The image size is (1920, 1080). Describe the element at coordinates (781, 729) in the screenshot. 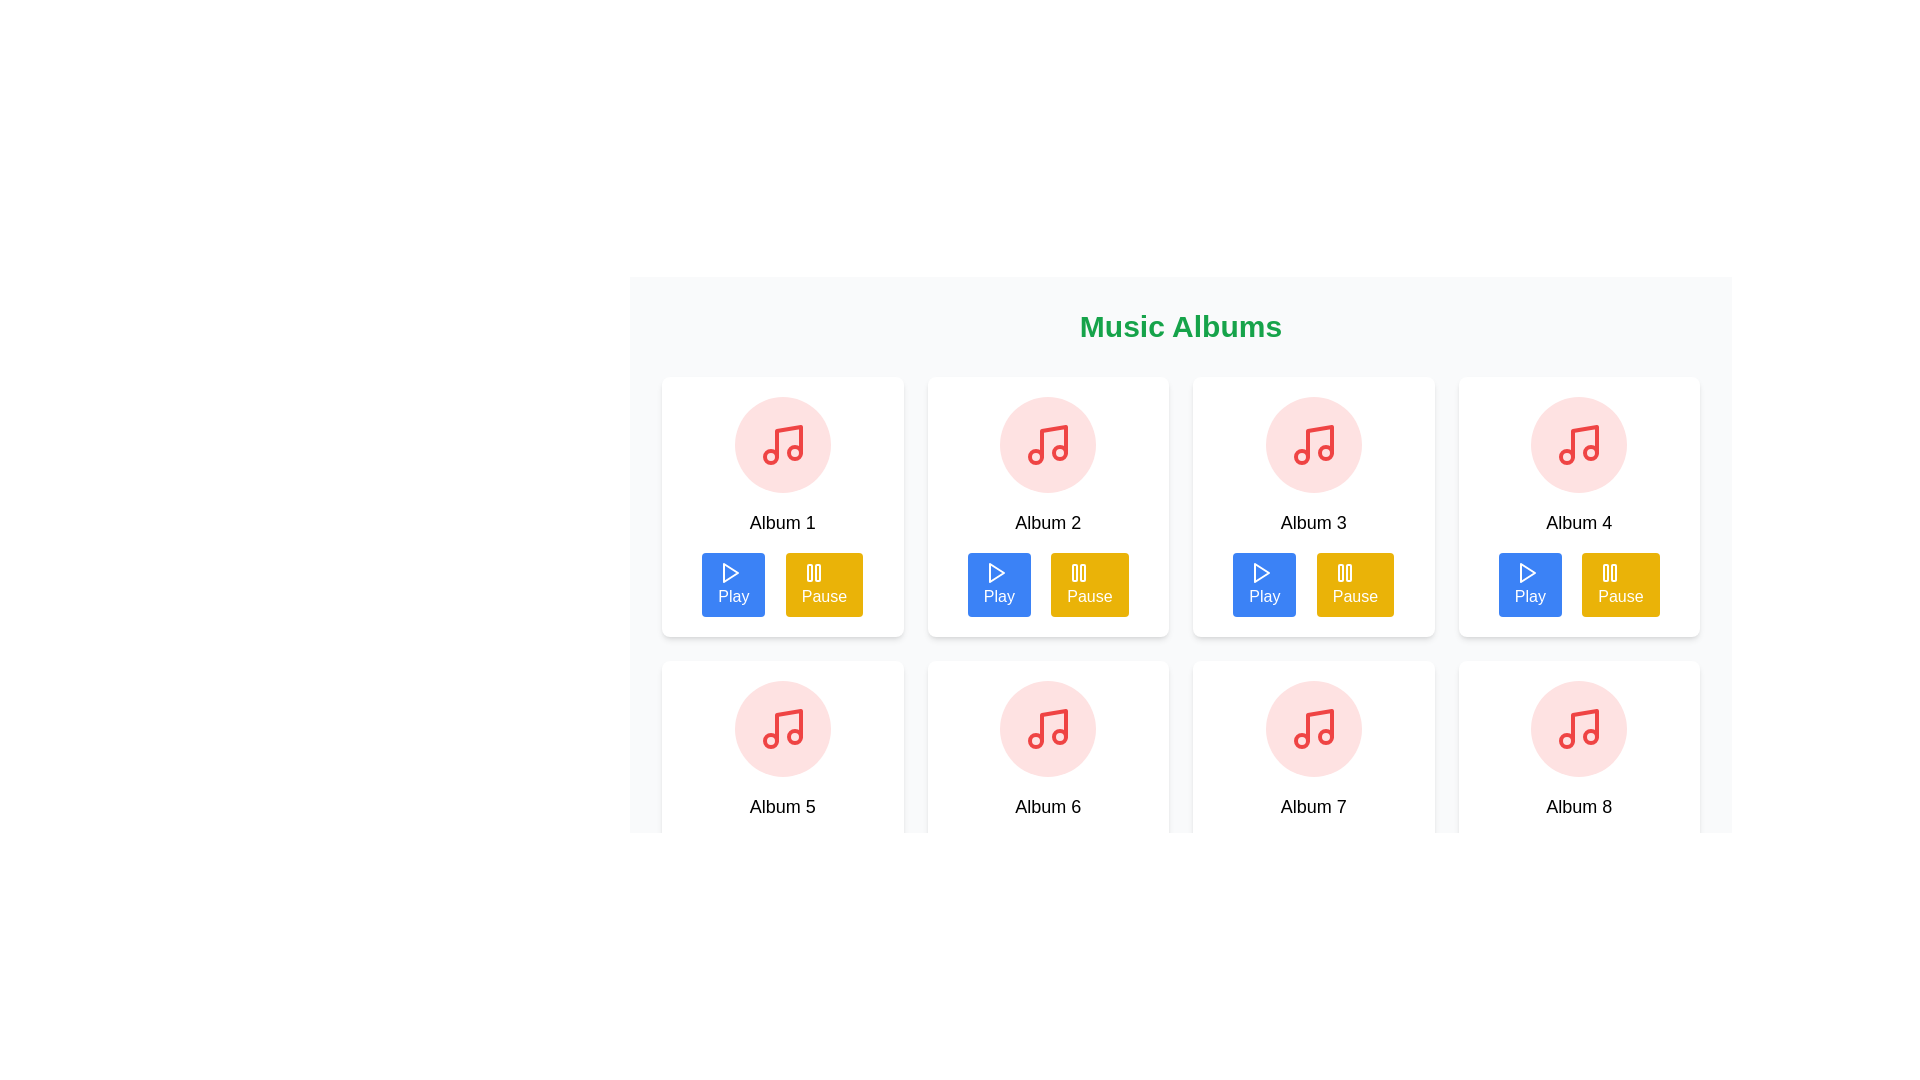

I see `the music album icon that visually represents the album with a musical notation, located in the first cell of the second row of the album grid` at that location.